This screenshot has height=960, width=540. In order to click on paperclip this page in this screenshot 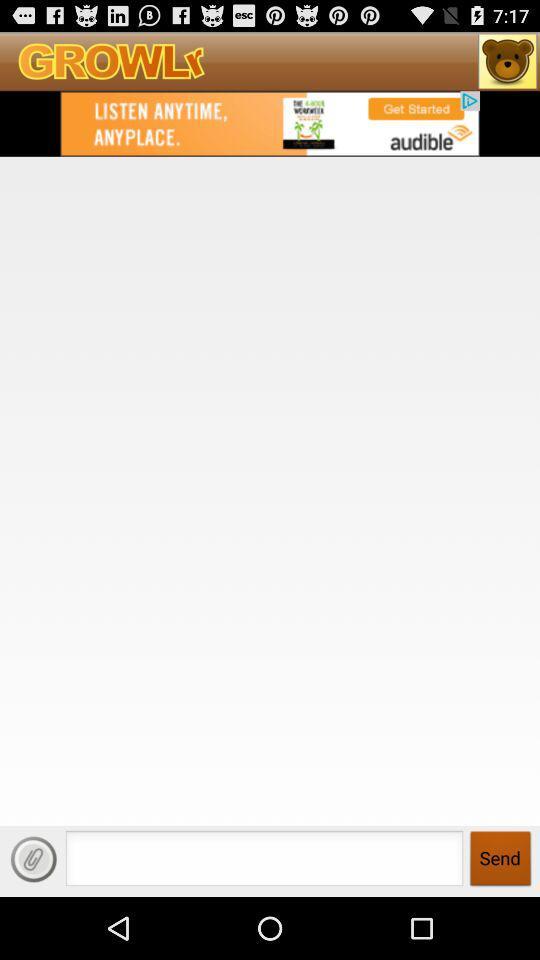, I will do `click(32, 858)`.